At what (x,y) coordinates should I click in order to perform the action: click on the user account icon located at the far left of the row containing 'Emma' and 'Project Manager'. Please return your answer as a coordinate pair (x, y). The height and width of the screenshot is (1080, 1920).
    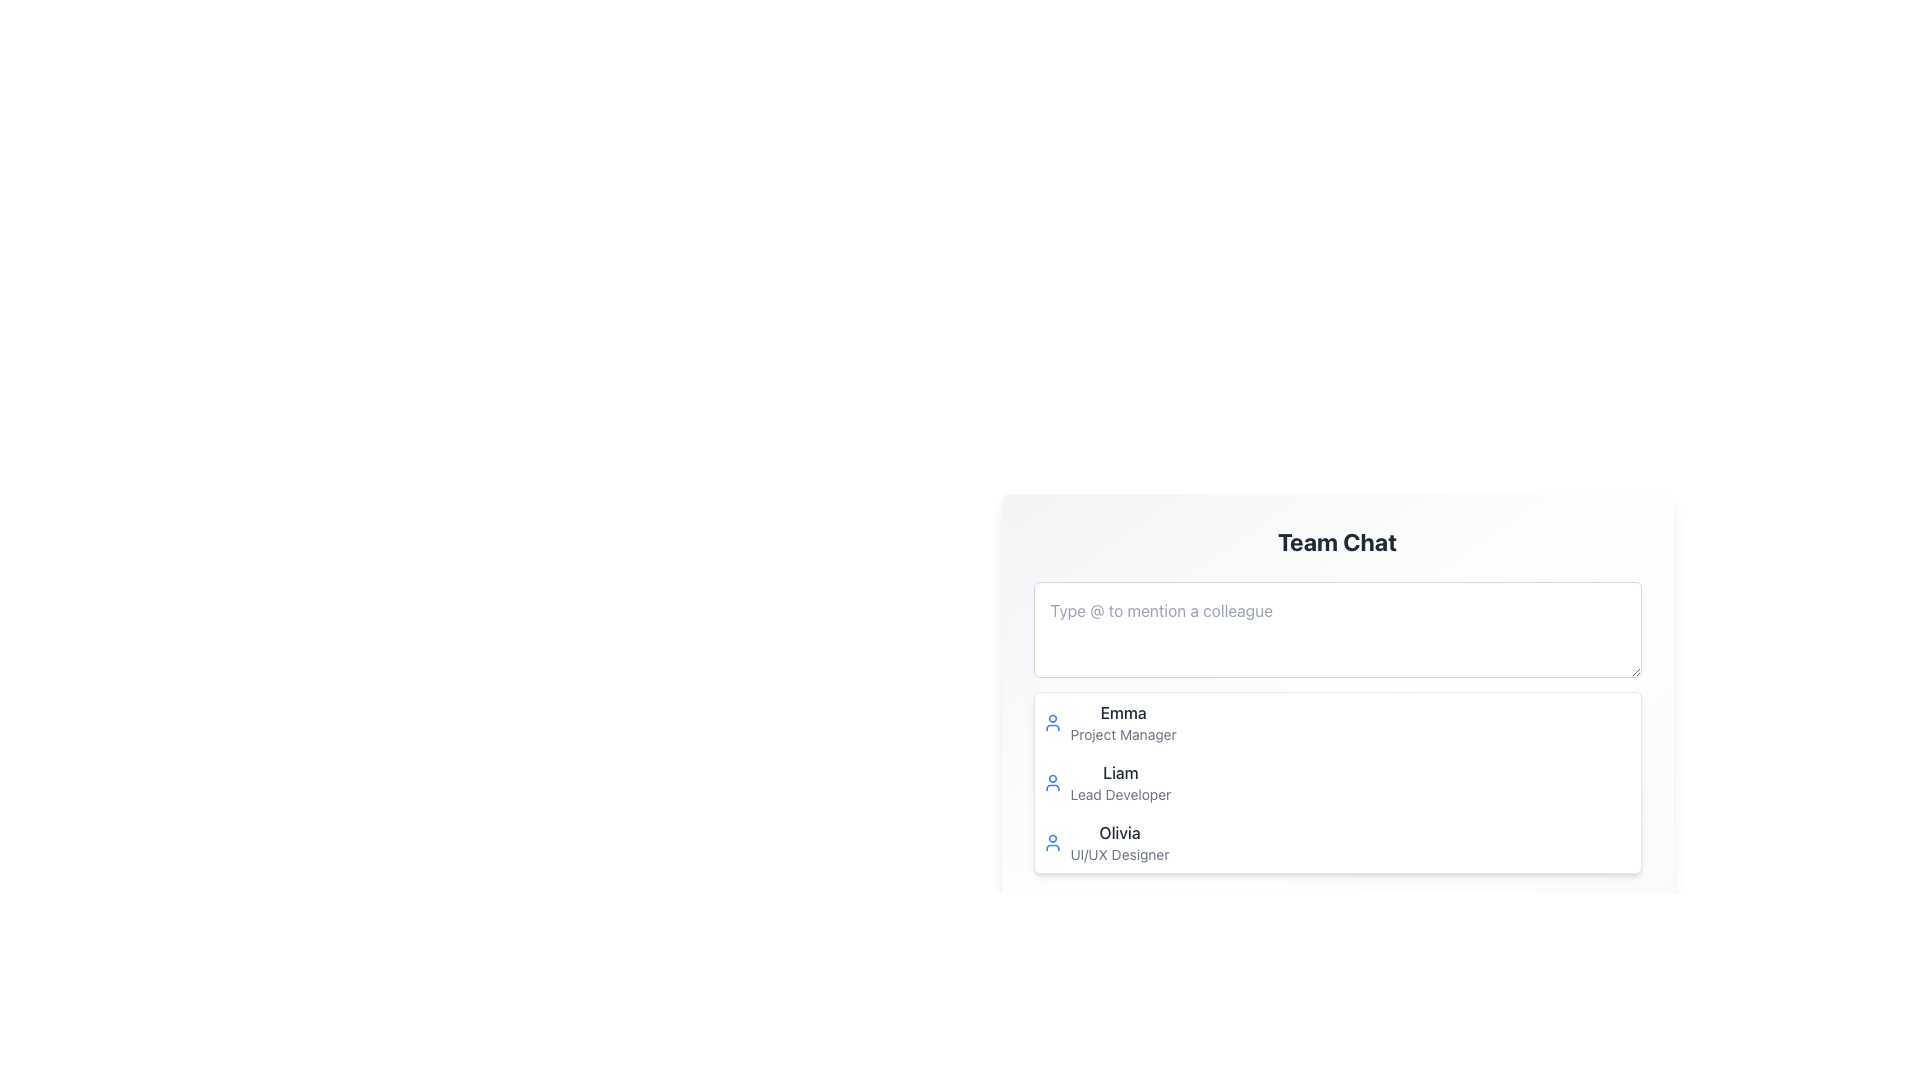
    Looking at the image, I should click on (1051, 722).